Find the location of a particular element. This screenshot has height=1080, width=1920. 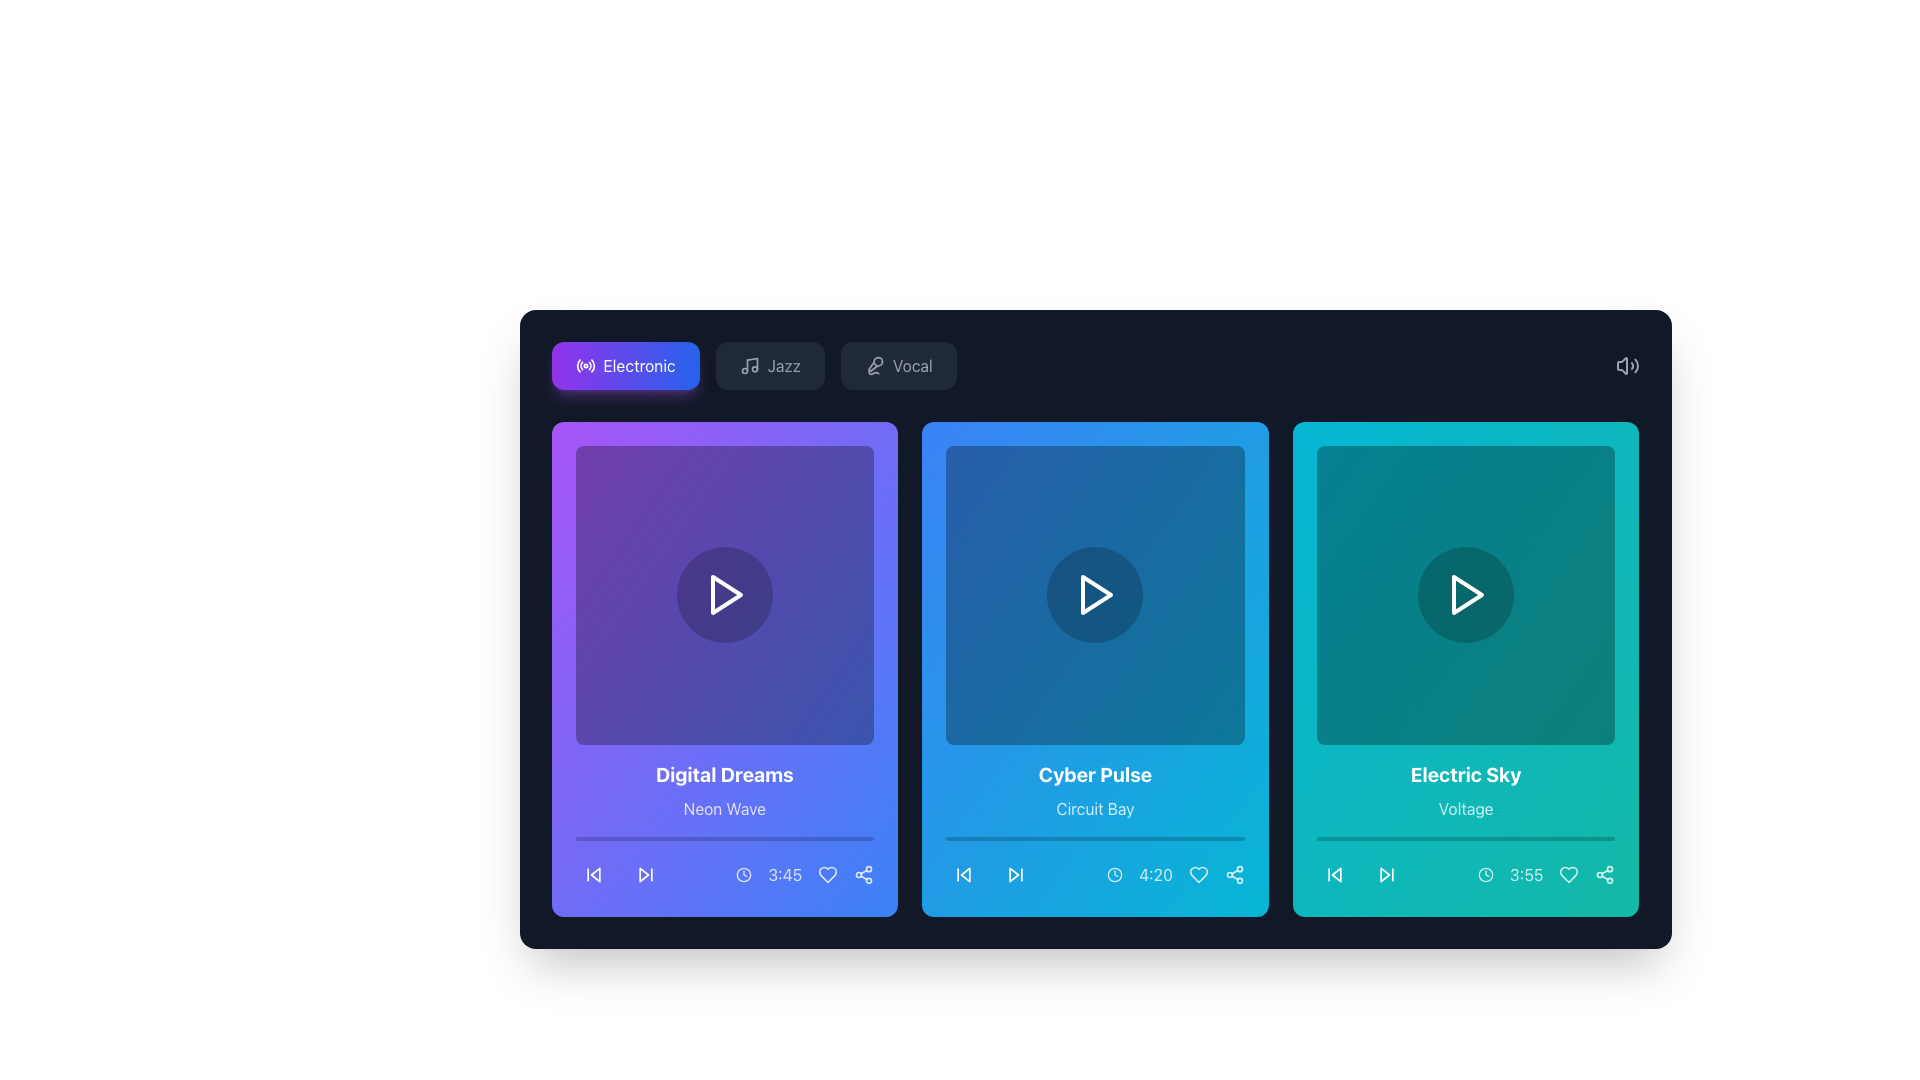

the heart-shaped icon button located at the bottom-right corner of the second card in the series of music track cards is located at coordinates (1198, 873).